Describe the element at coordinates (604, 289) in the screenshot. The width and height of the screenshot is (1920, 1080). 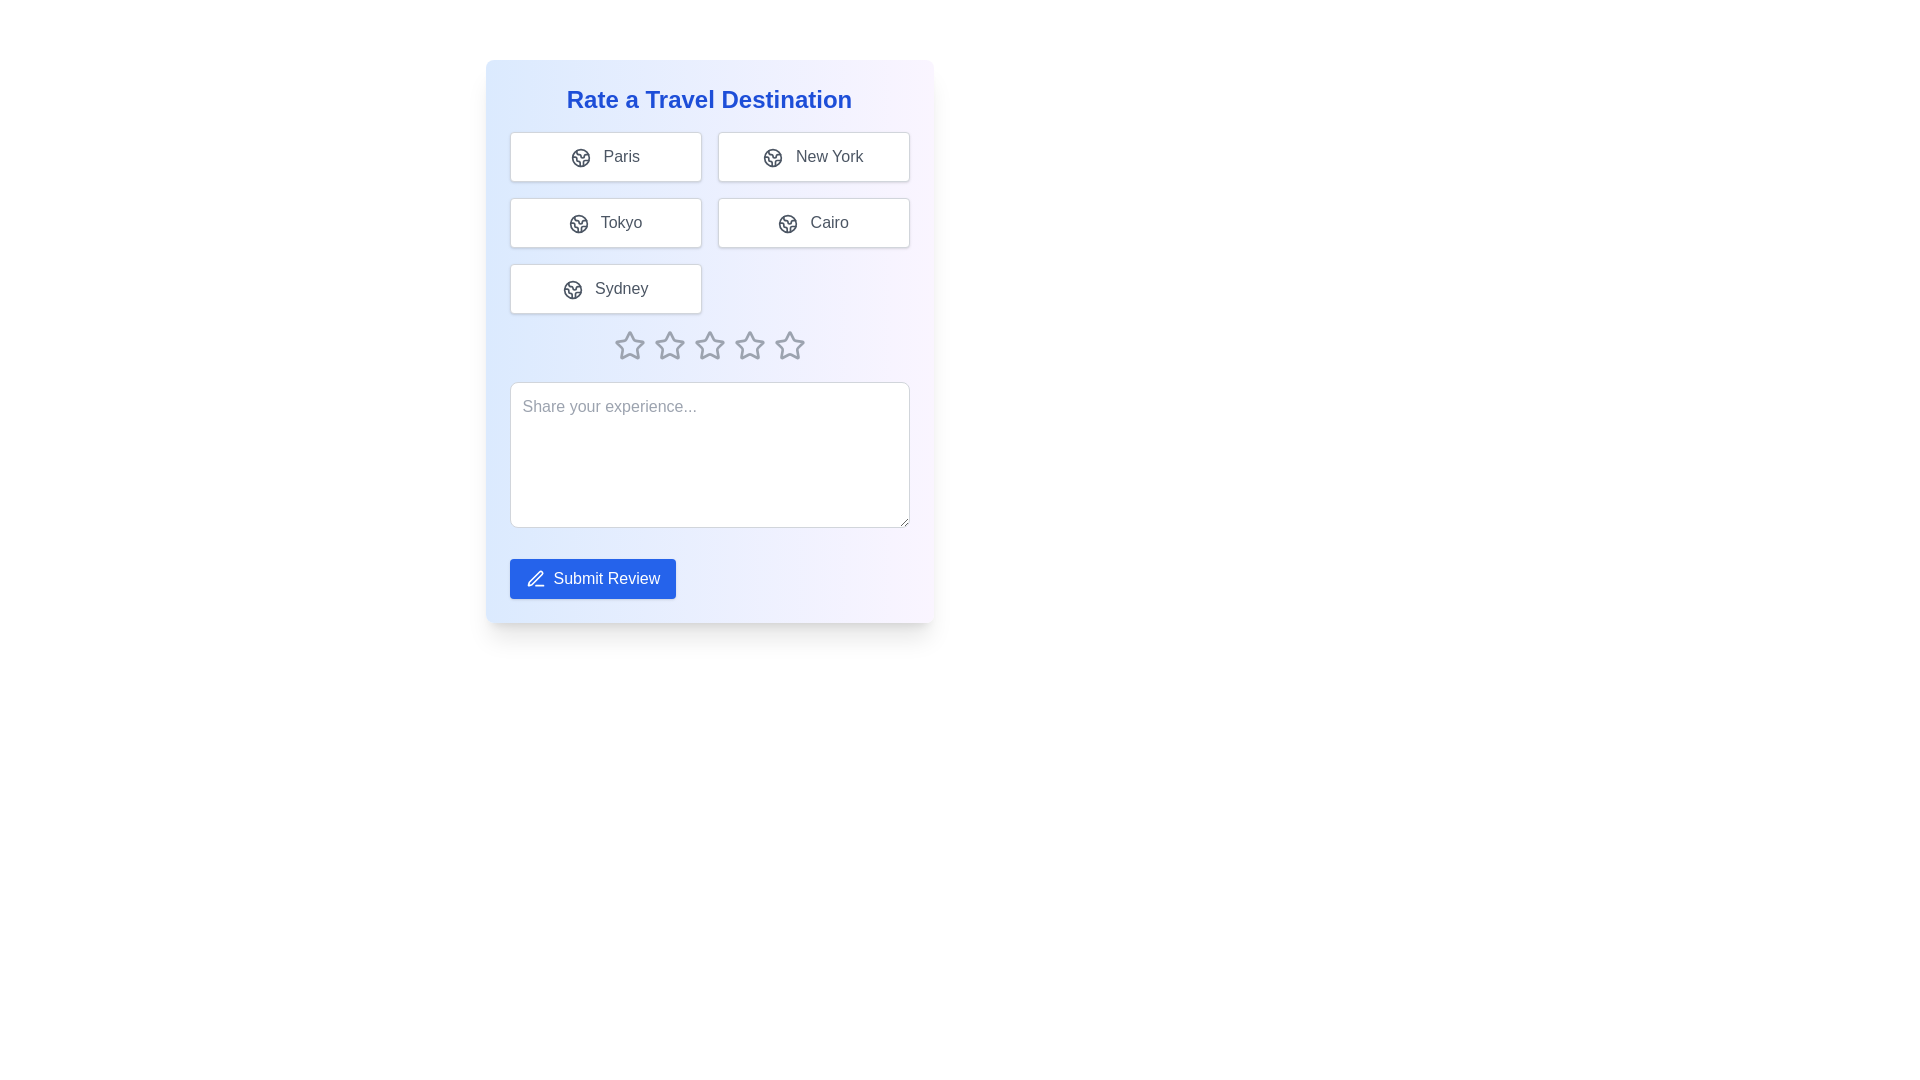
I see `the button labeled 'Sydney', which is a rectangular button with a globe icon and gray text, located` at that location.